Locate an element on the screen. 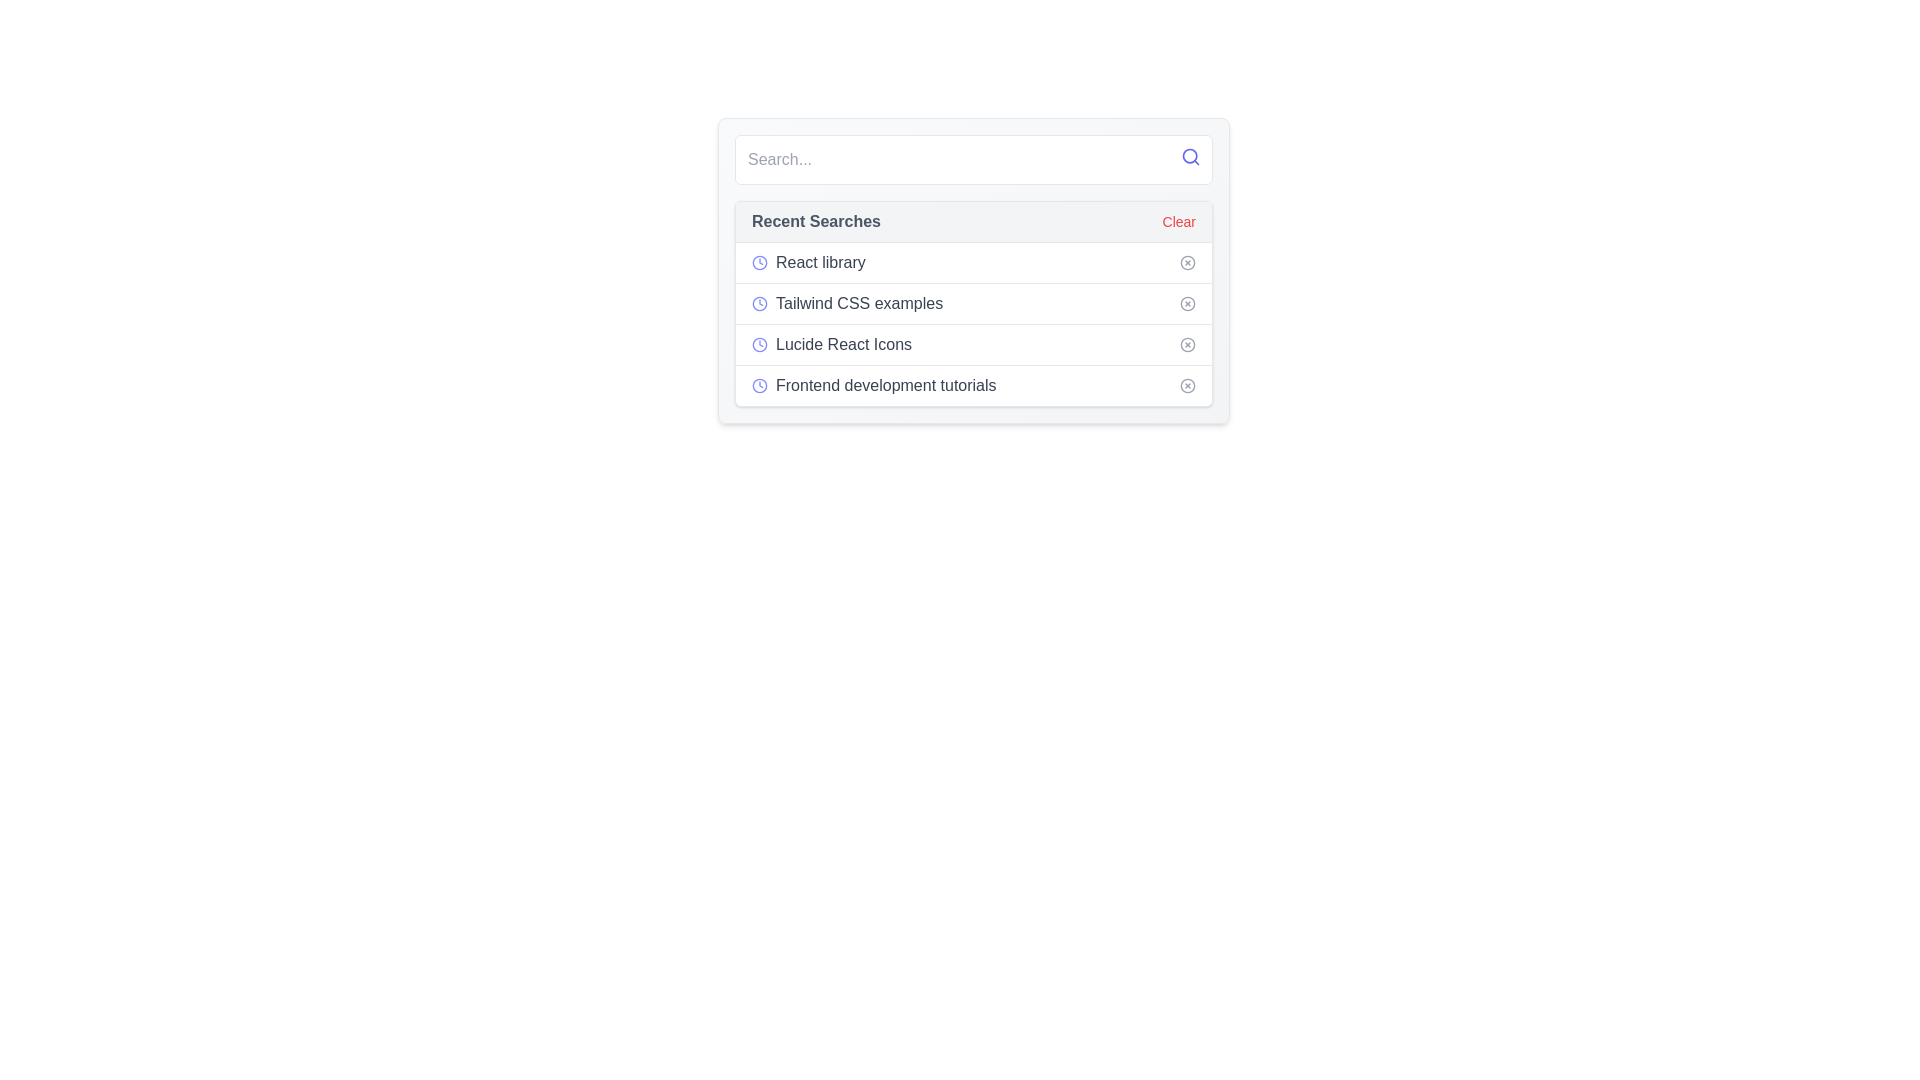 The image size is (1920, 1080). the button icon for removing the 'Frontend development tutorials' item to change its color is located at coordinates (1188, 385).